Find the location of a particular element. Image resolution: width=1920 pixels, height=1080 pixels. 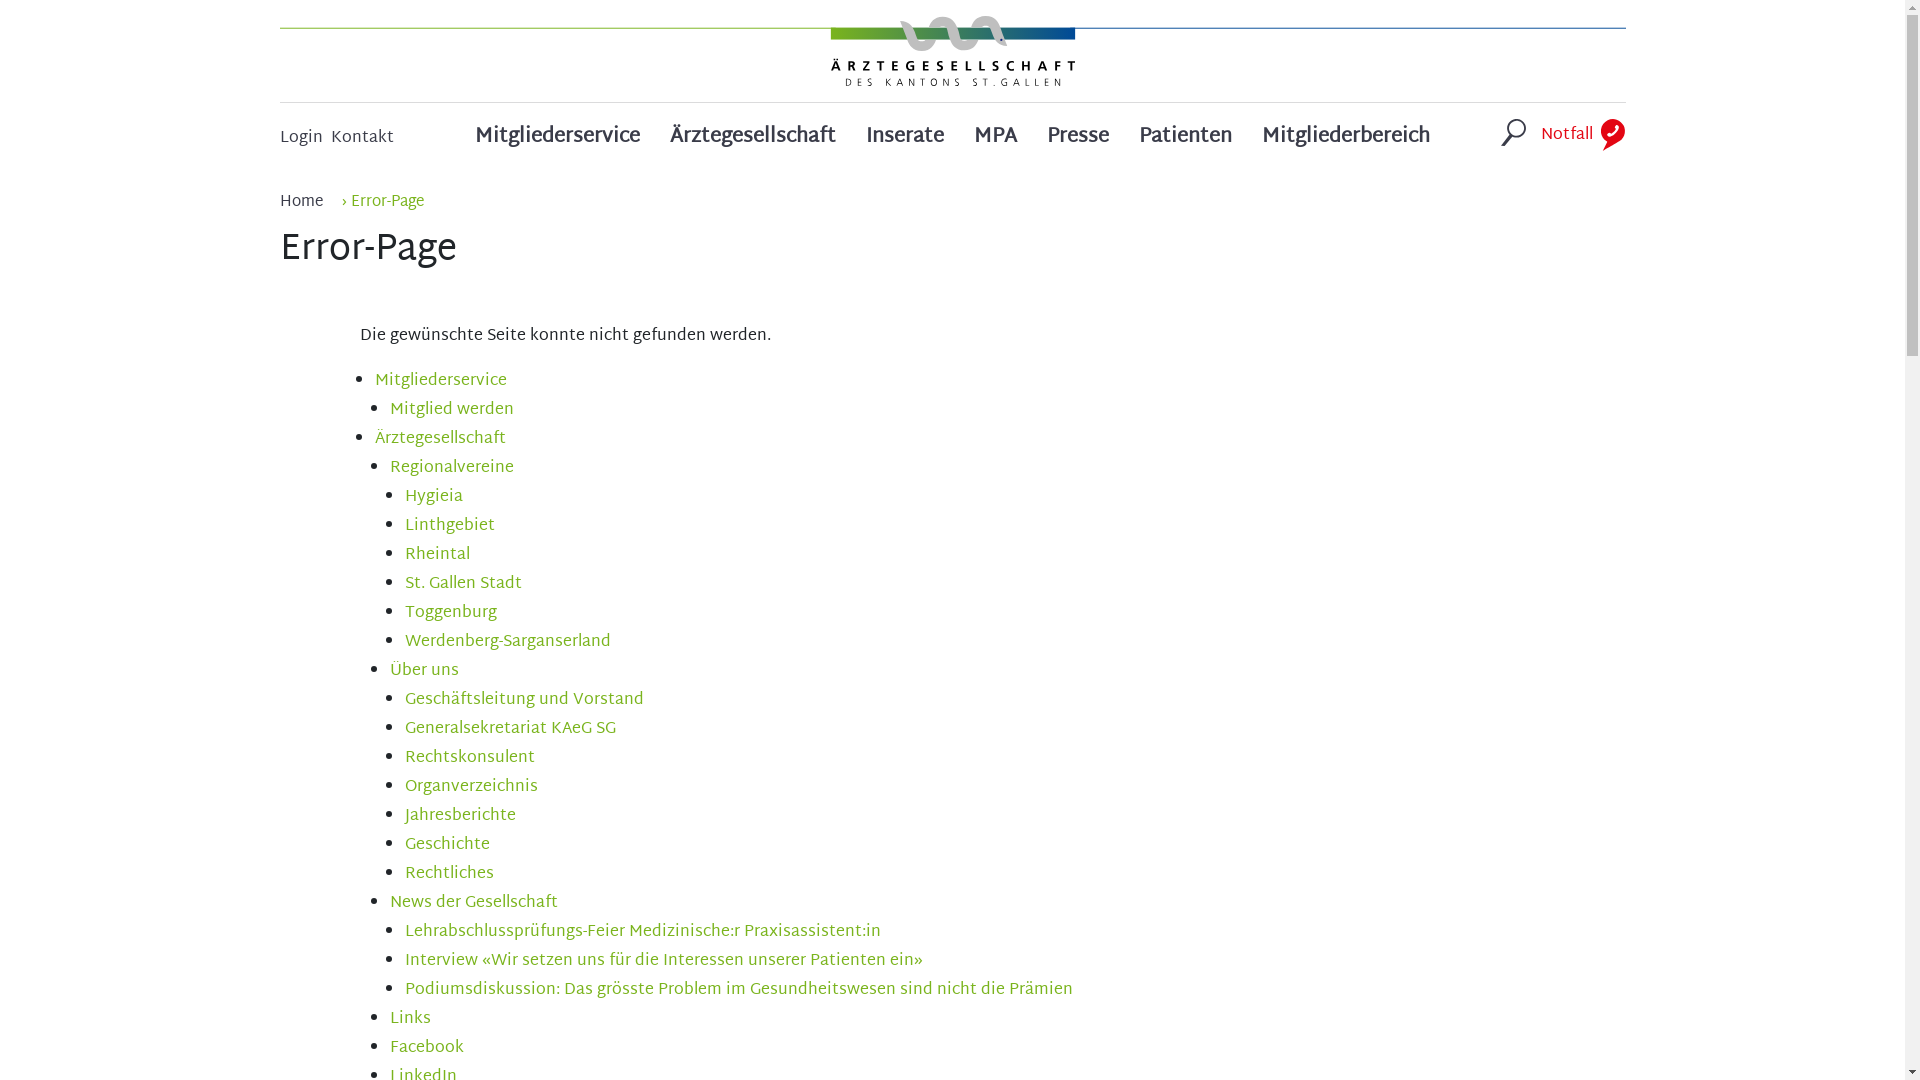

'Patienten' is located at coordinates (1185, 143).